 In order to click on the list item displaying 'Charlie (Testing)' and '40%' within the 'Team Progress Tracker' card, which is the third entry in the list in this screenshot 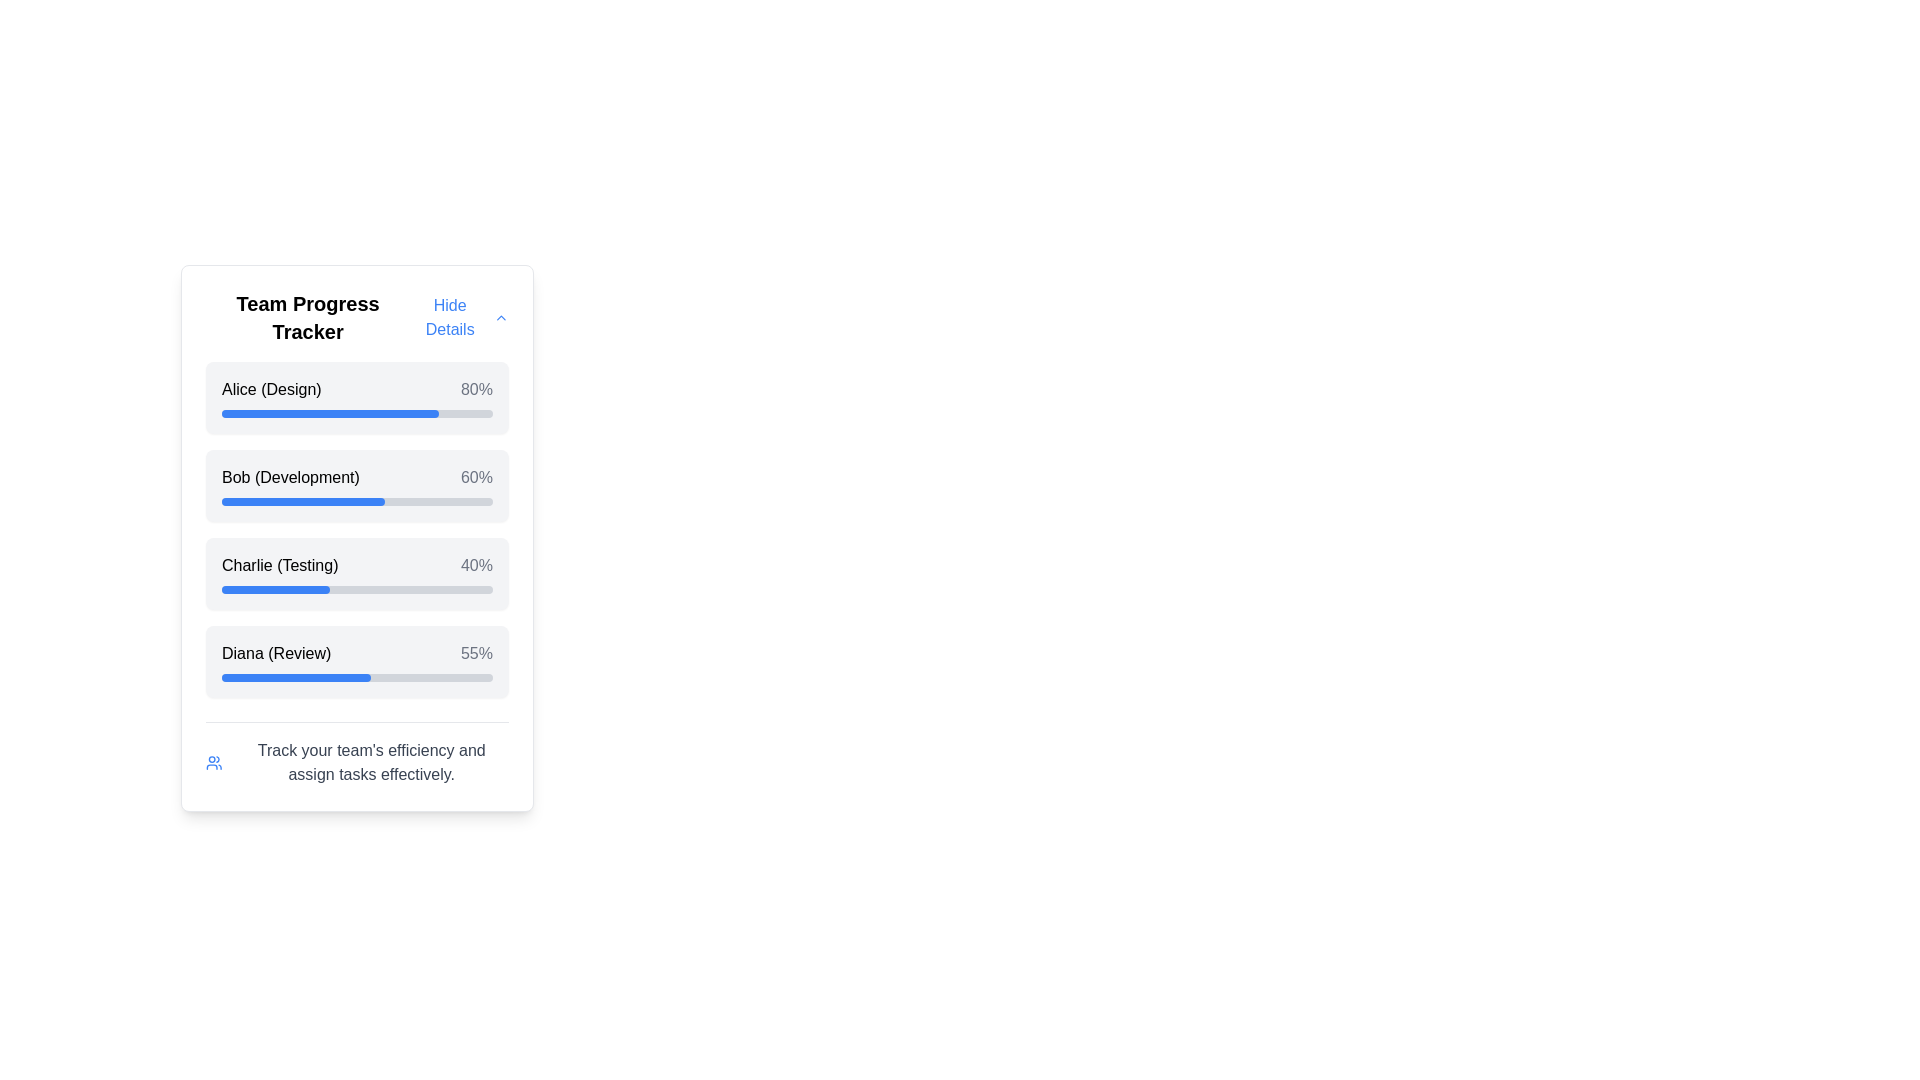, I will do `click(357, 566)`.